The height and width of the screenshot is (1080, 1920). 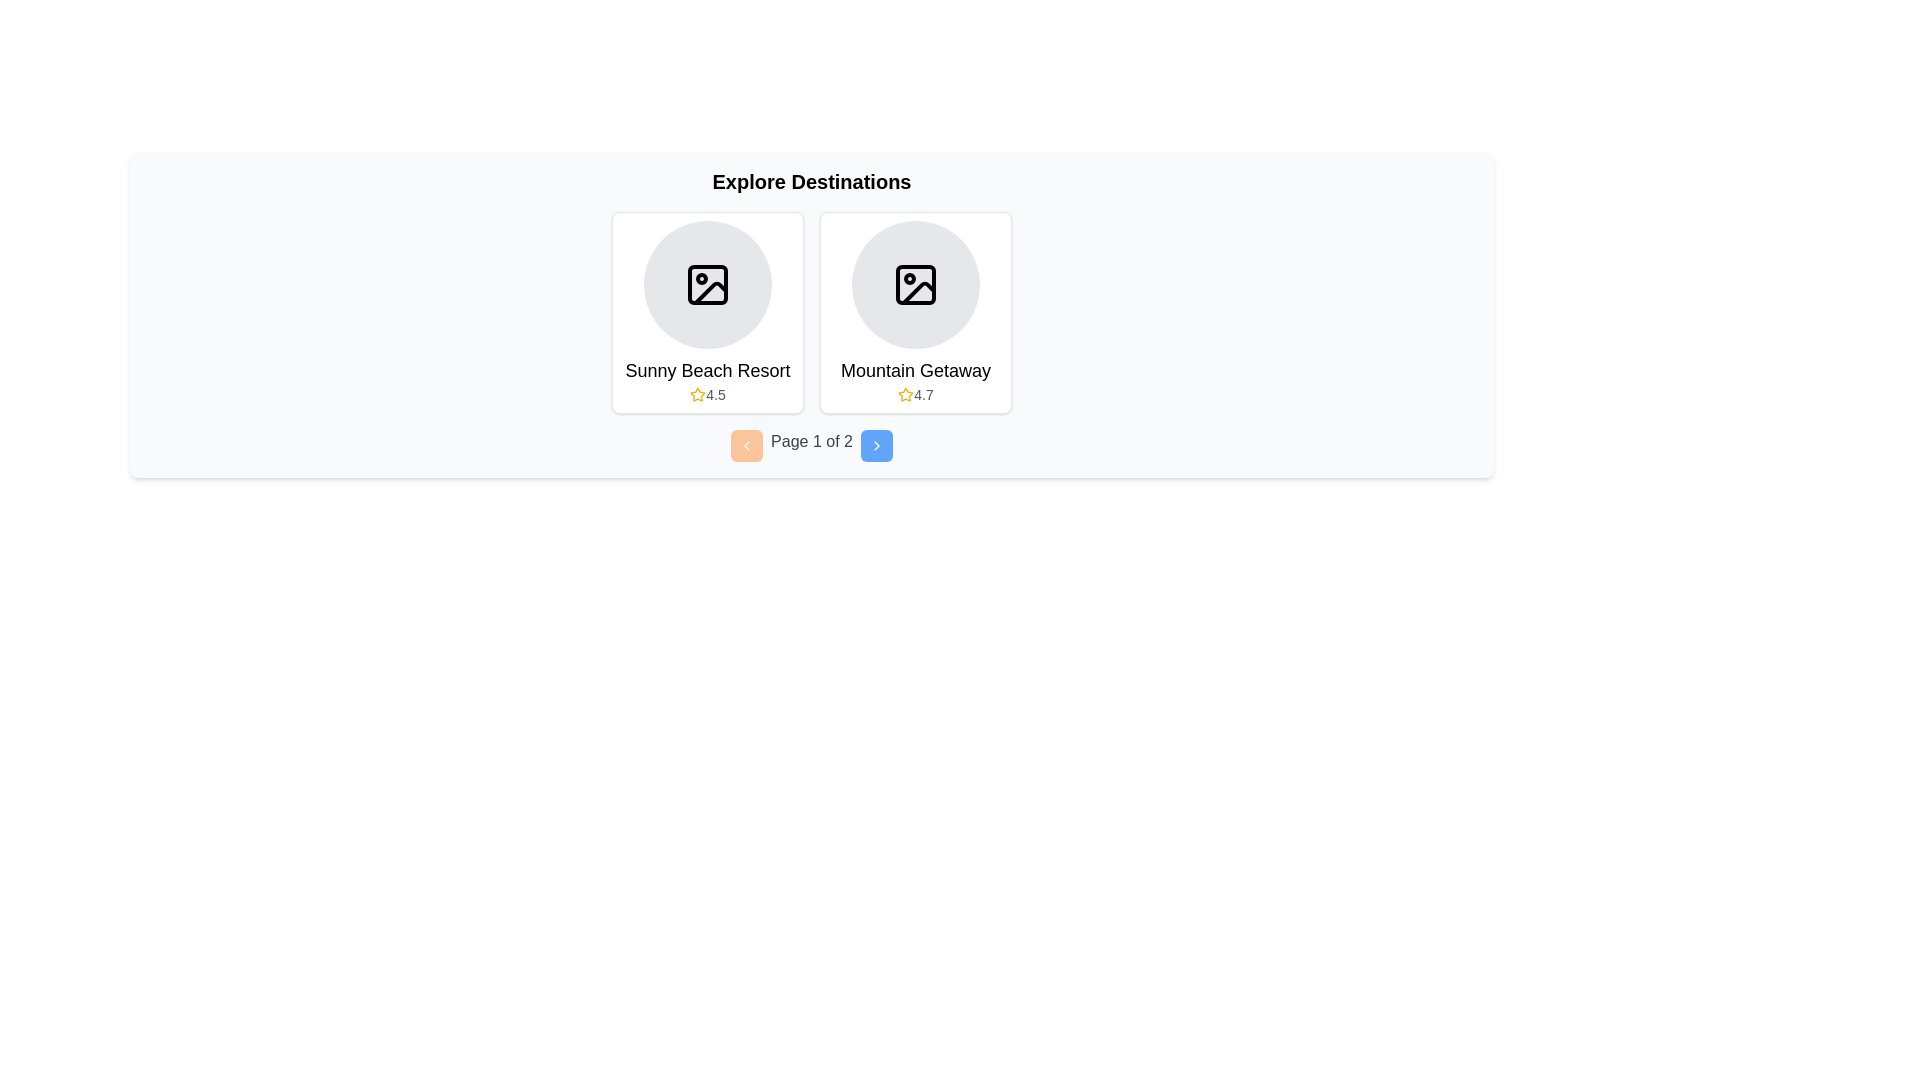 What do you see at coordinates (915, 312) in the screenshot?
I see `on the card displaying the overview of a destination, located second from the left in the list` at bounding box center [915, 312].